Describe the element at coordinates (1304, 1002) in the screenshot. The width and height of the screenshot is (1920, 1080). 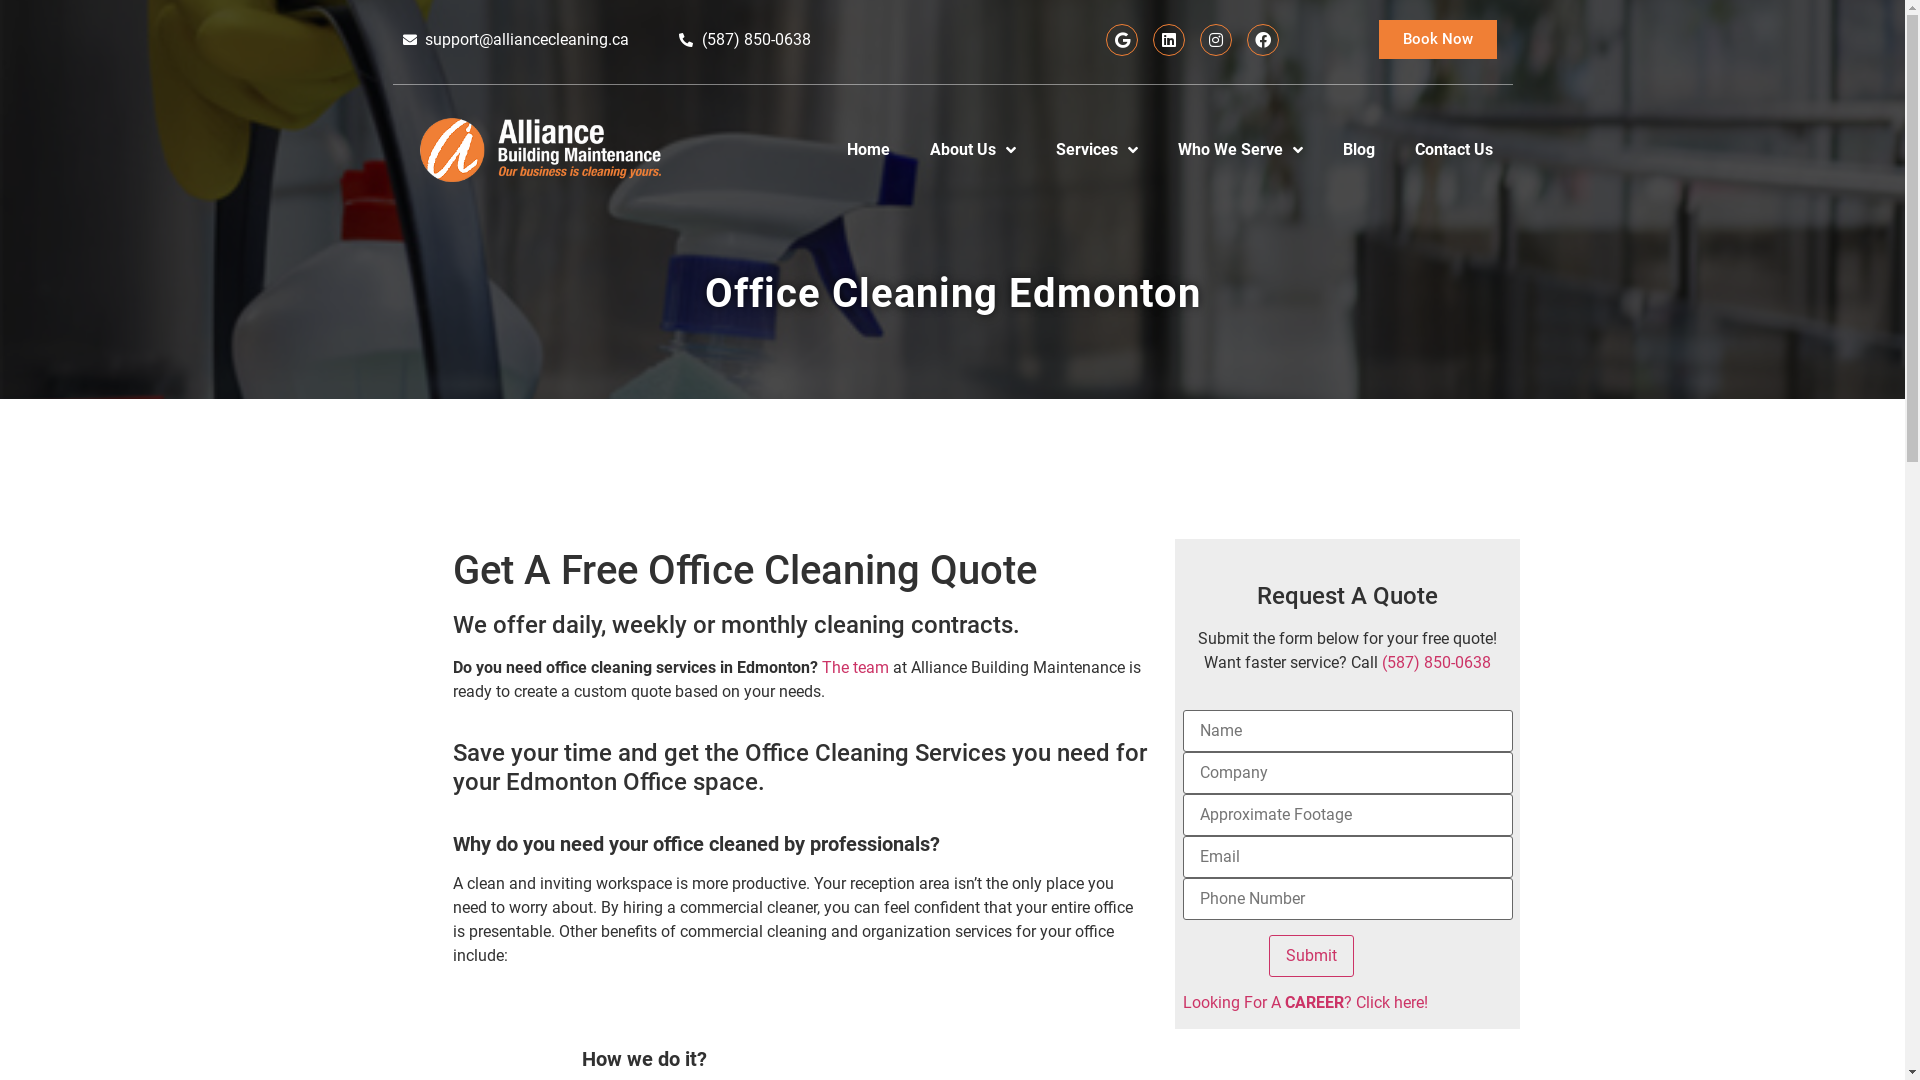
I see `'Looking For A CAREER? Click here!'` at that location.